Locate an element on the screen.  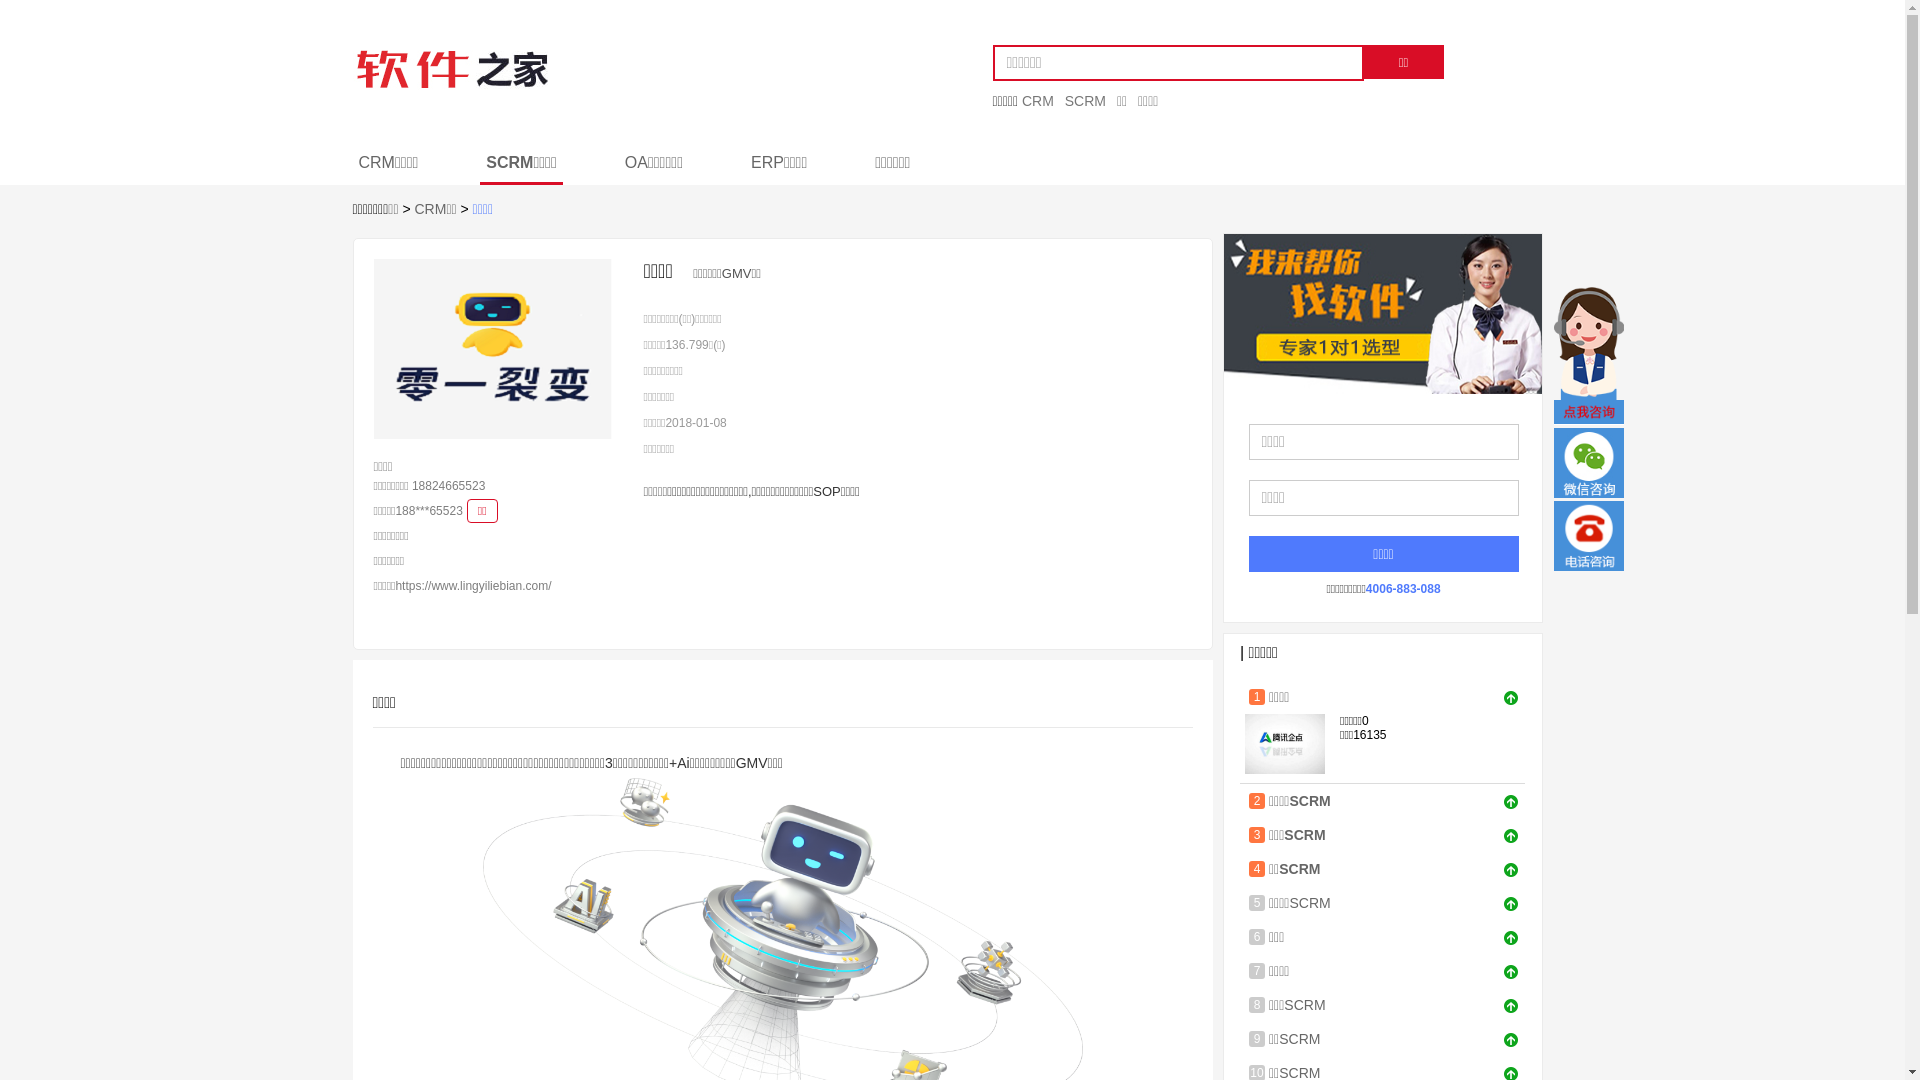
'CRM' is located at coordinates (1040, 100).